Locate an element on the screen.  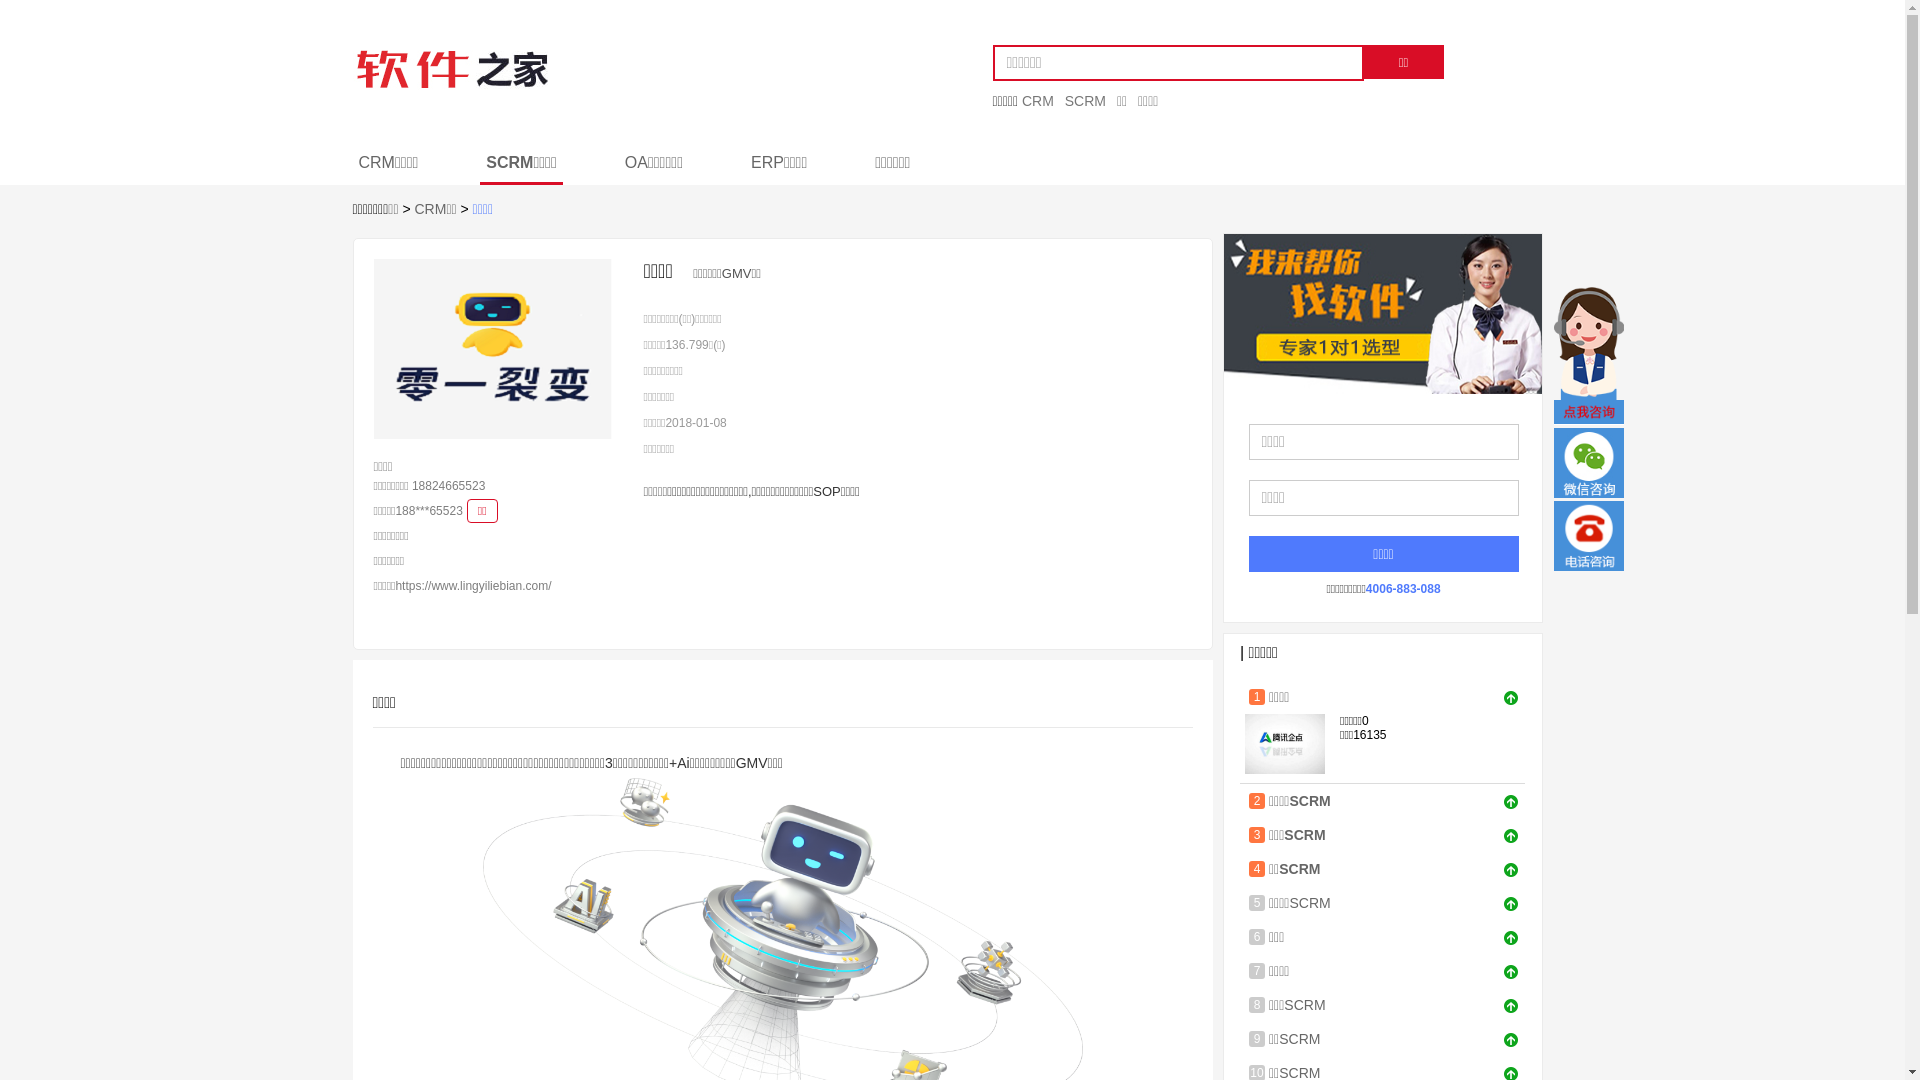
'CRM' is located at coordinates (1040, 100).